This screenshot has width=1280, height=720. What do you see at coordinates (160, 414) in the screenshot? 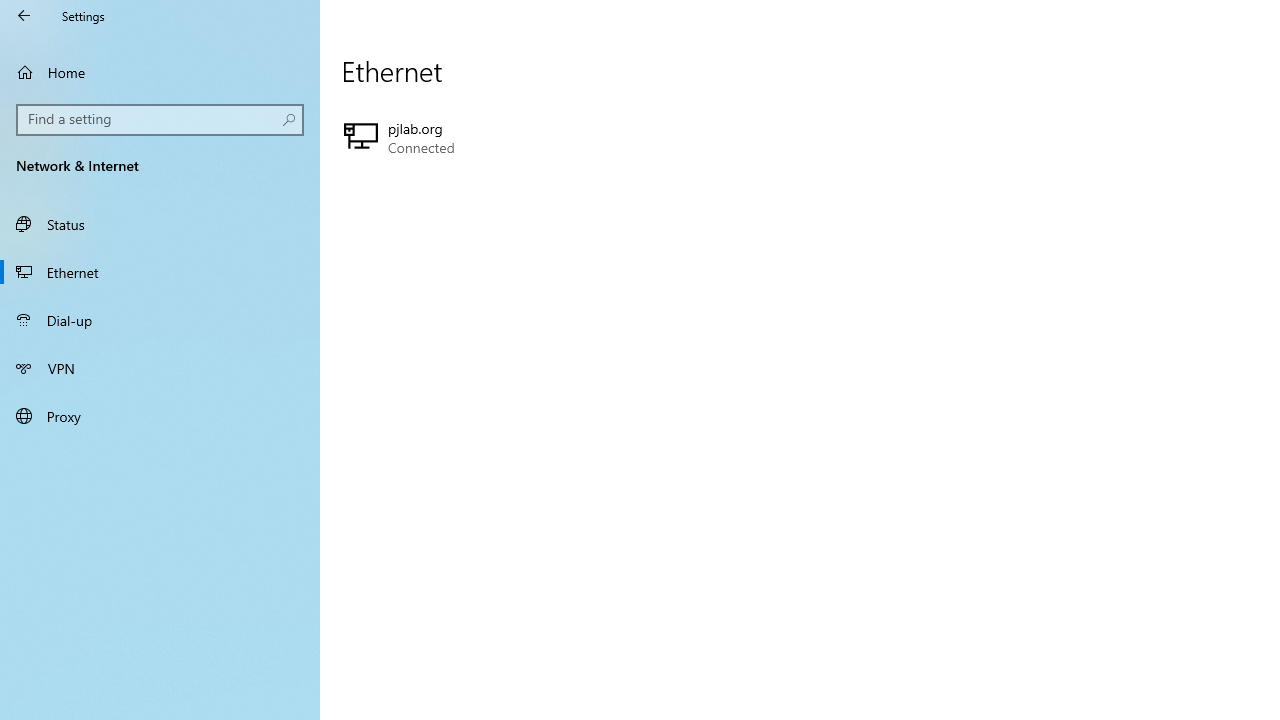
I see `'Proxy'` at bounding box center [160, 414].